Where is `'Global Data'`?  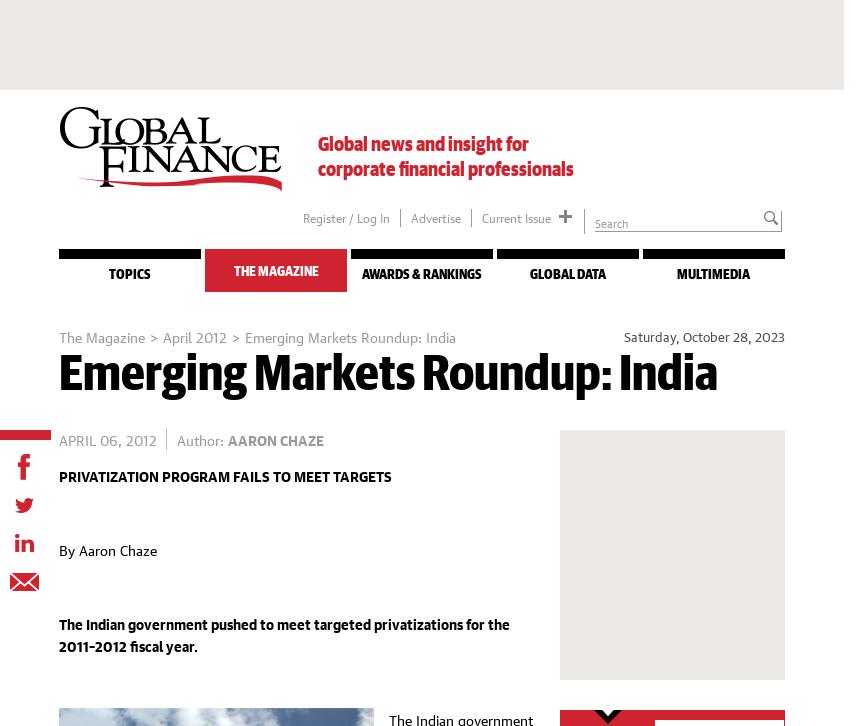
'Global Data' is located at coordinates (566, 274).